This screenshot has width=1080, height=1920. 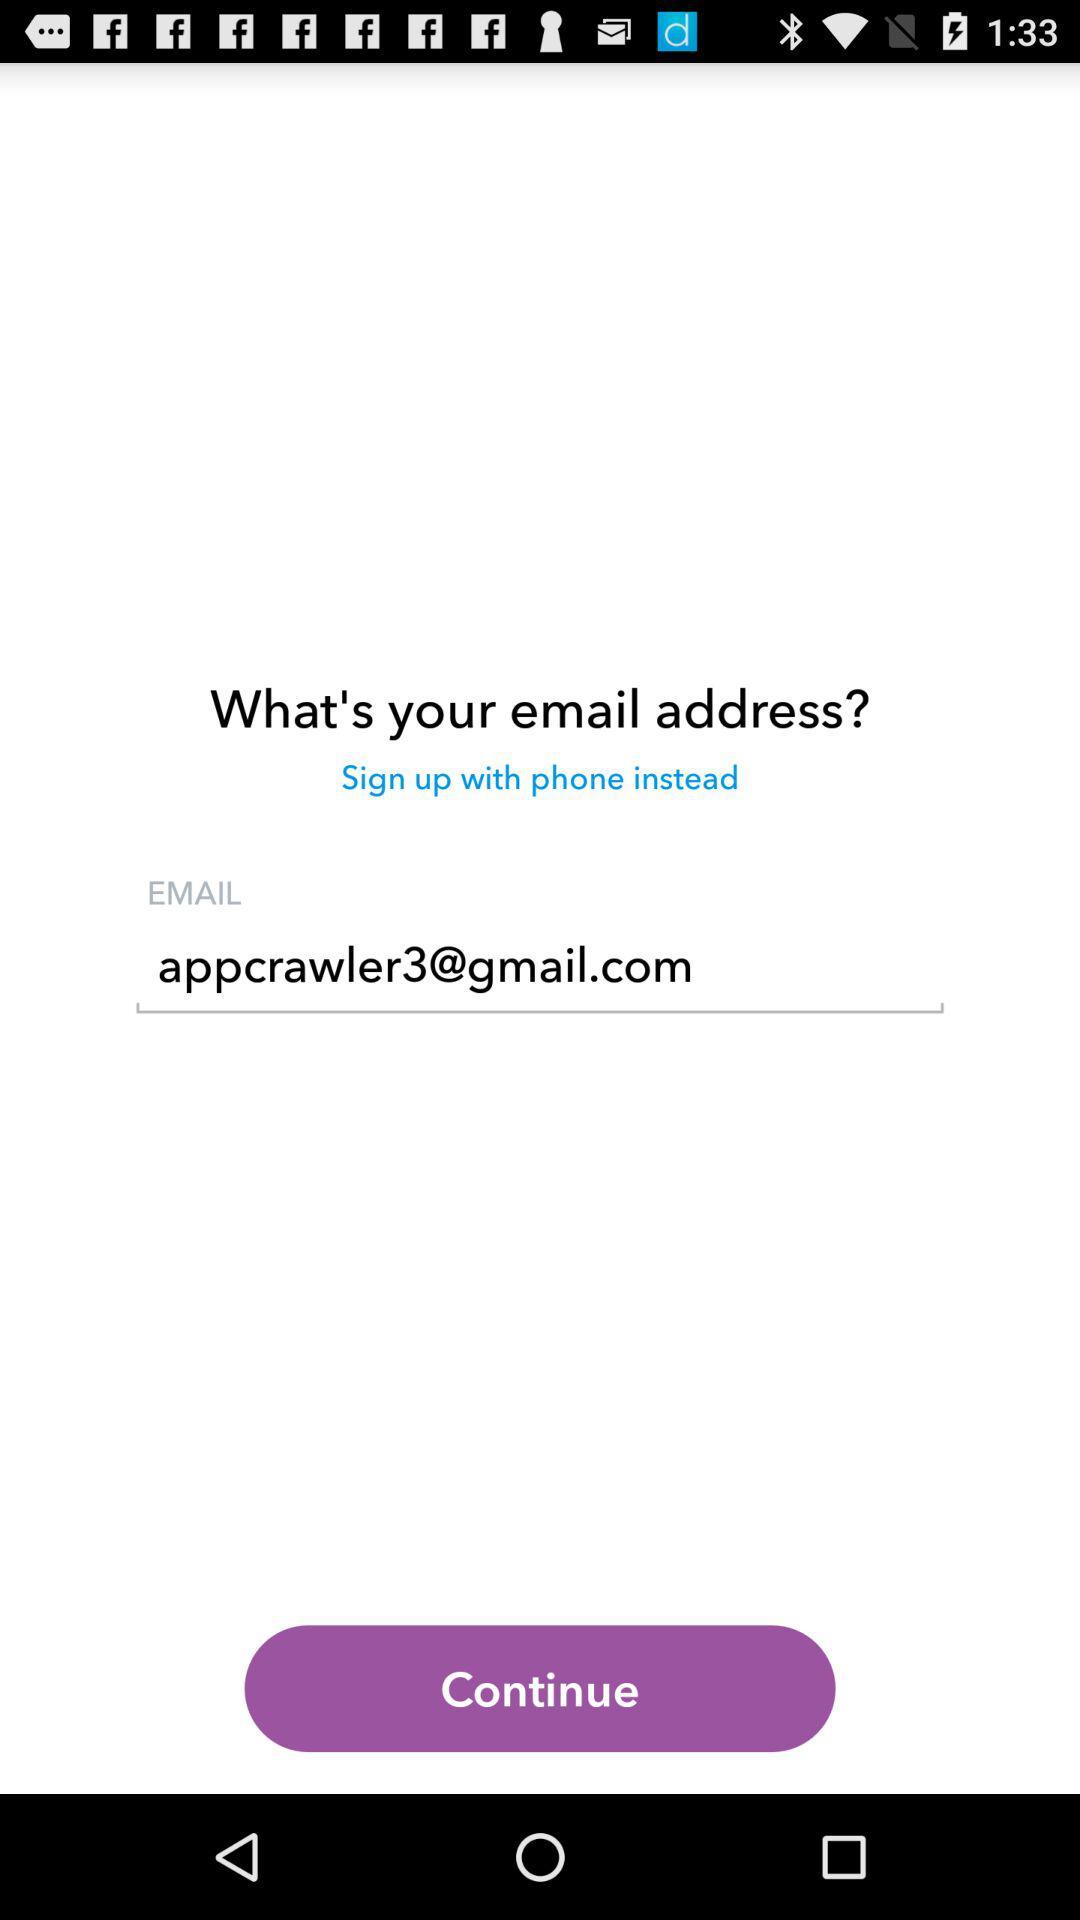 I want to click on sign up with, so click(x=540, y=786).